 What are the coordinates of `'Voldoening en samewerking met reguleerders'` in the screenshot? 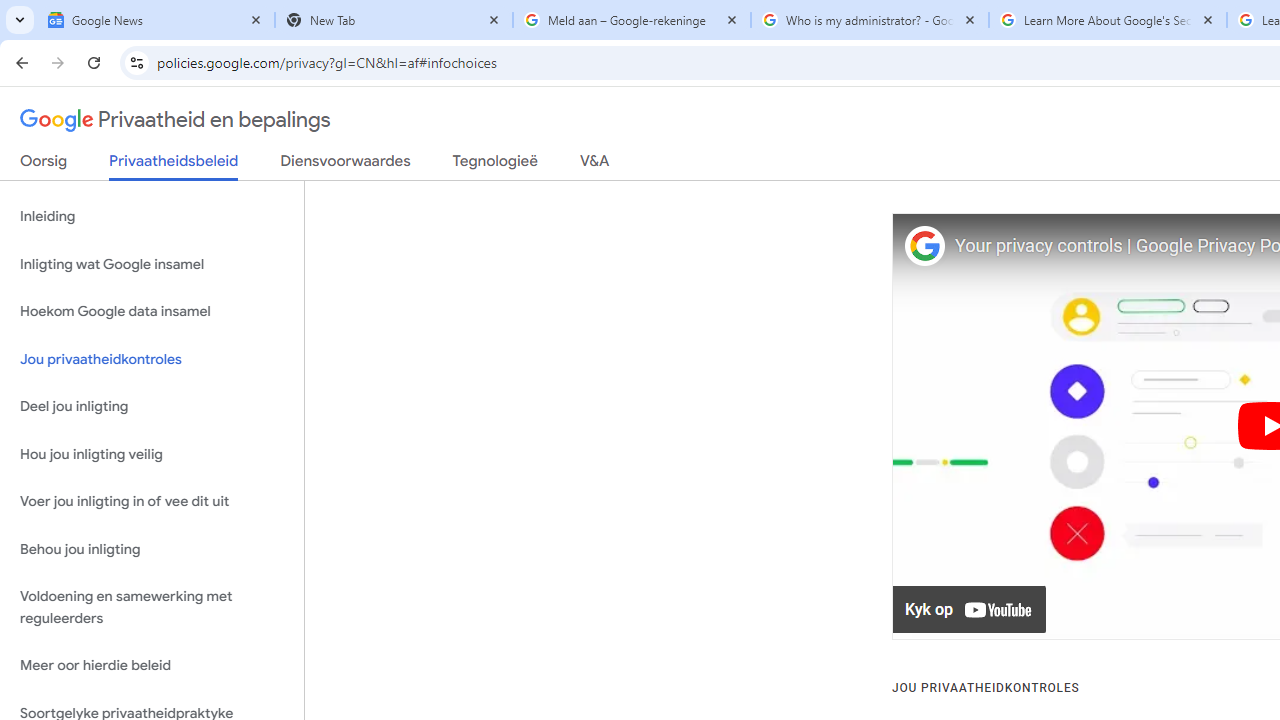 It's located at (151, 607).